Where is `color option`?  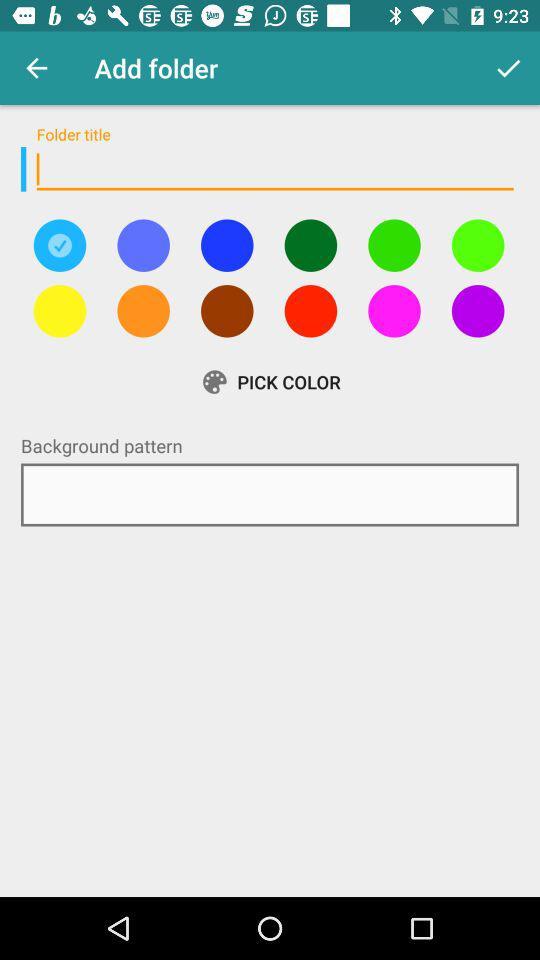
color option is located at coordinates (142, 311).